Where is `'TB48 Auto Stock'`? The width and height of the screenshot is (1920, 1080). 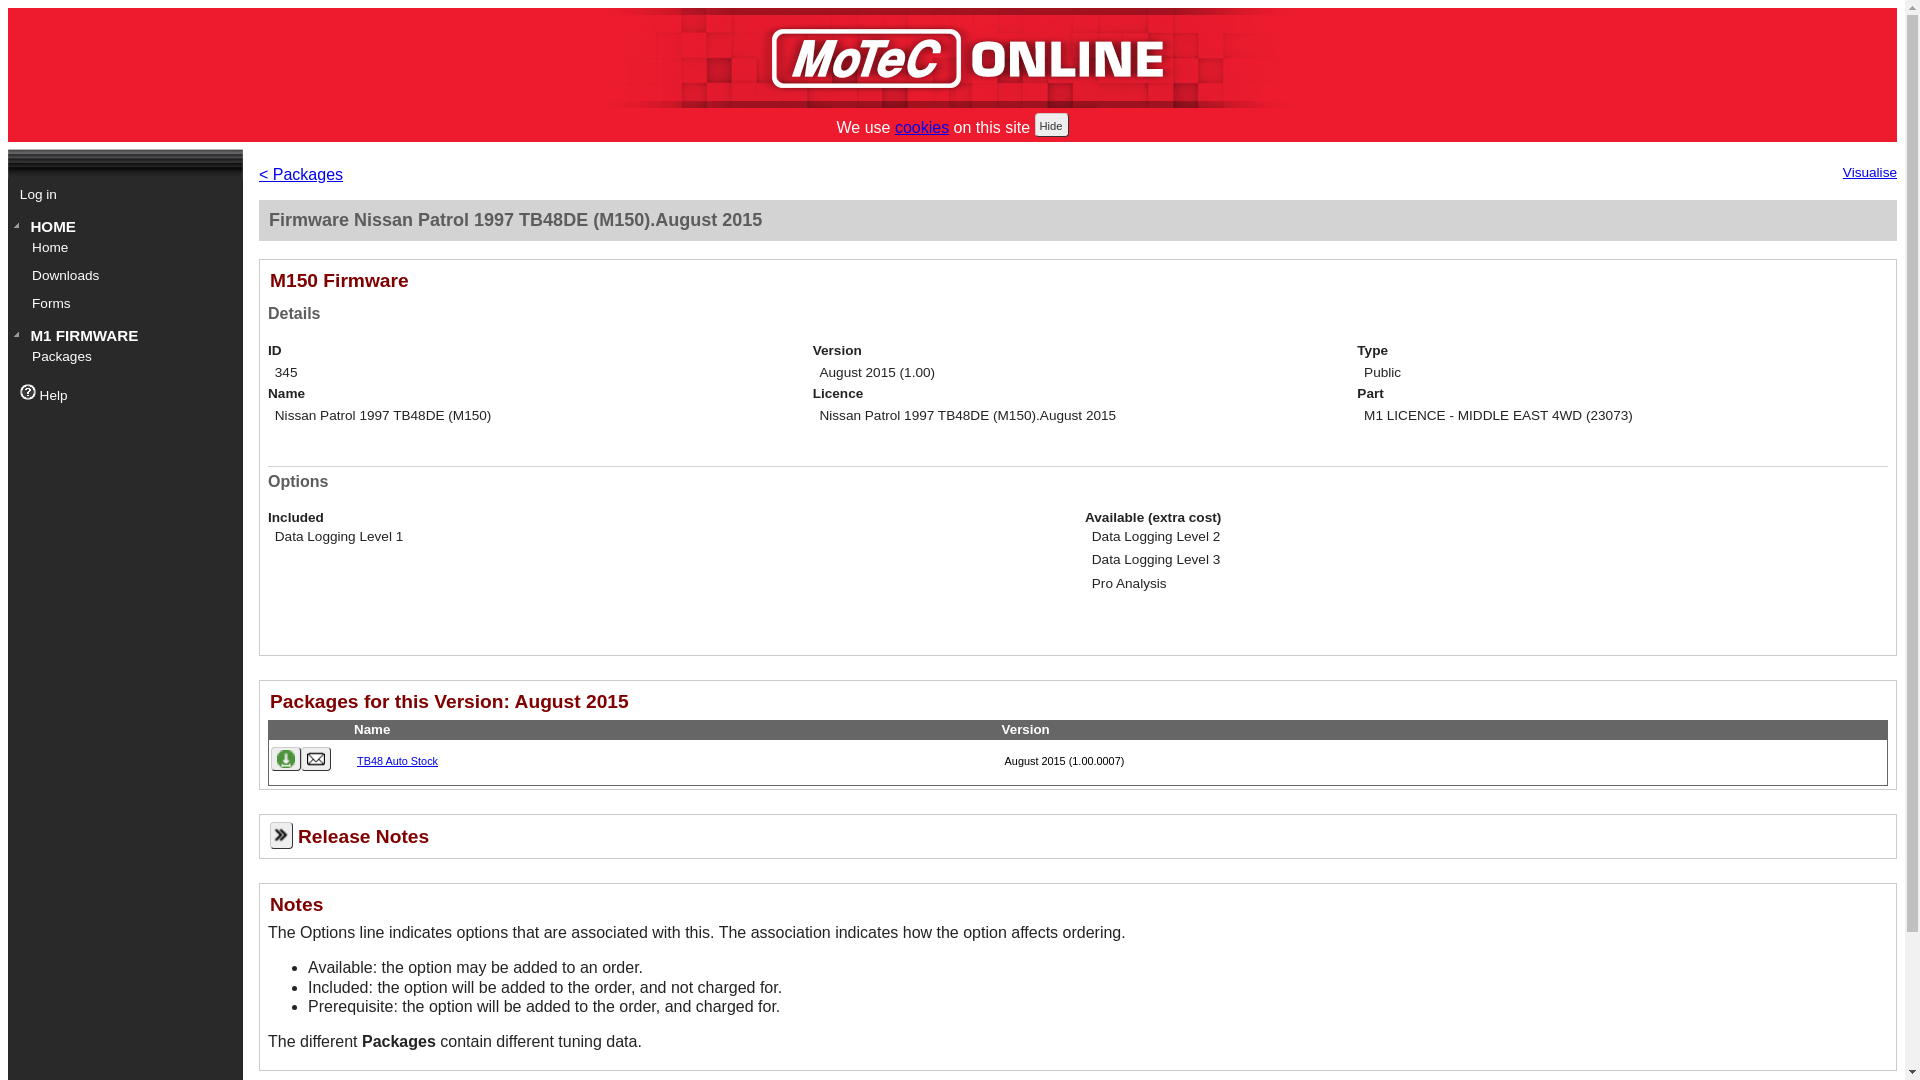
'TB48 Auto Stock' is located at coordinates (356, 760).